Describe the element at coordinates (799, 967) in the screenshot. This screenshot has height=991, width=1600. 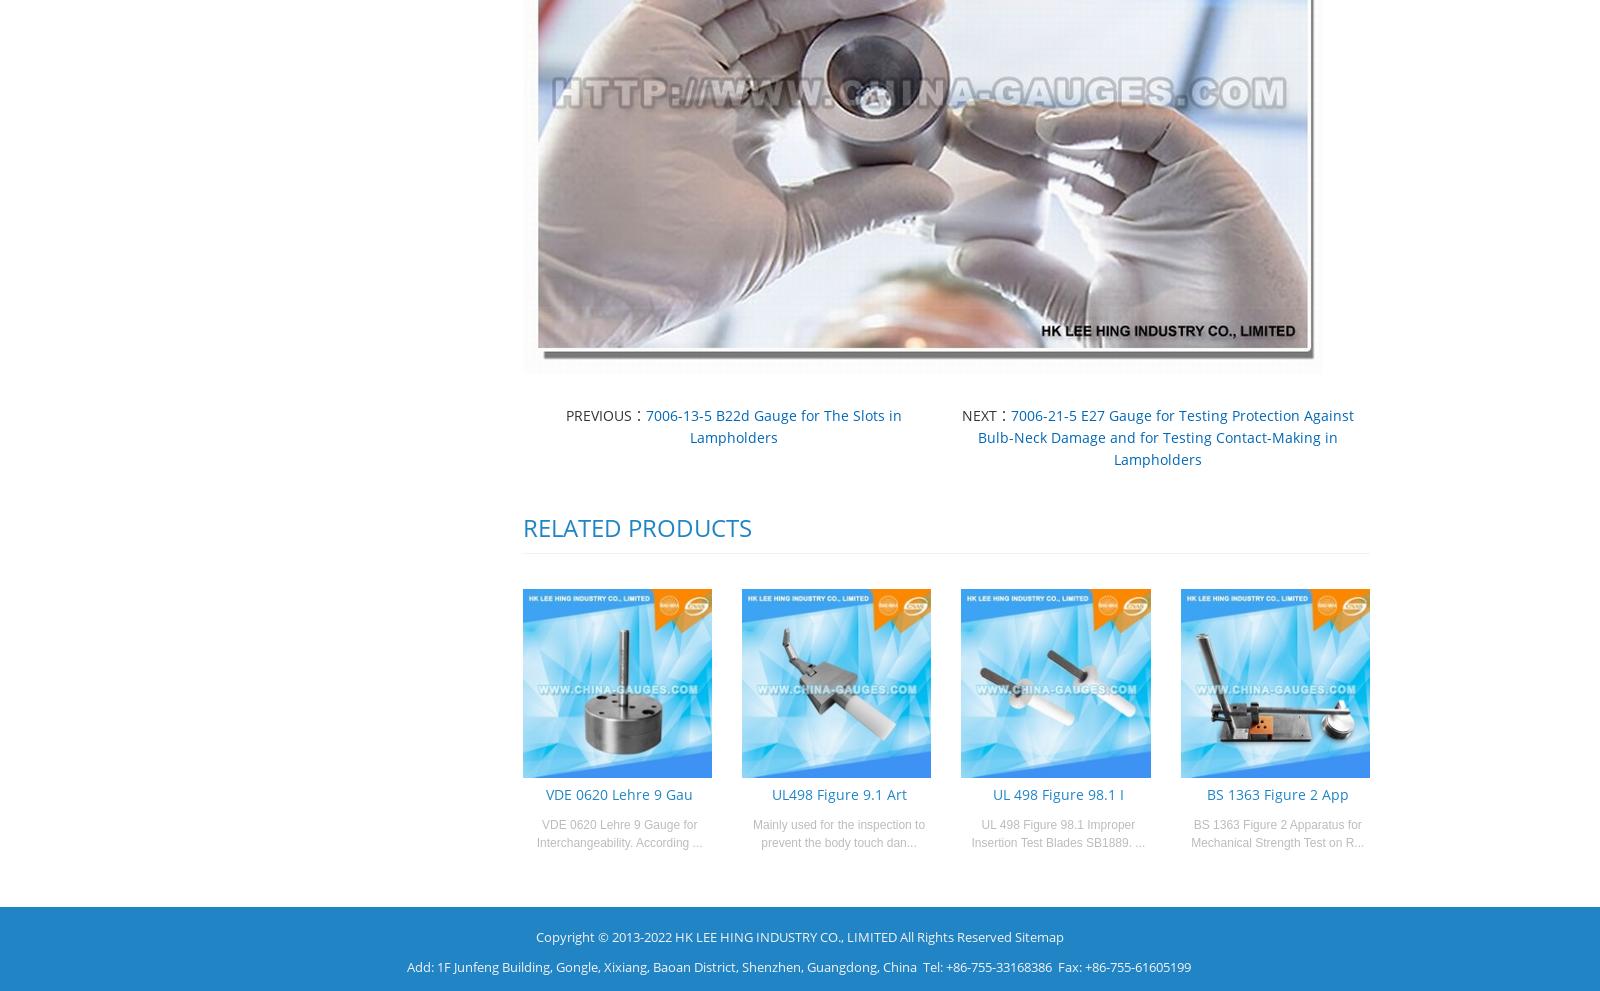
I see `'Add: 1F Junfeng Building, Gongle, Xixiang, Baoan District, Shenzhen, Guangdong, China  Tel: +86-755-33168386  Fax: +86-755-61605199'` at that location.